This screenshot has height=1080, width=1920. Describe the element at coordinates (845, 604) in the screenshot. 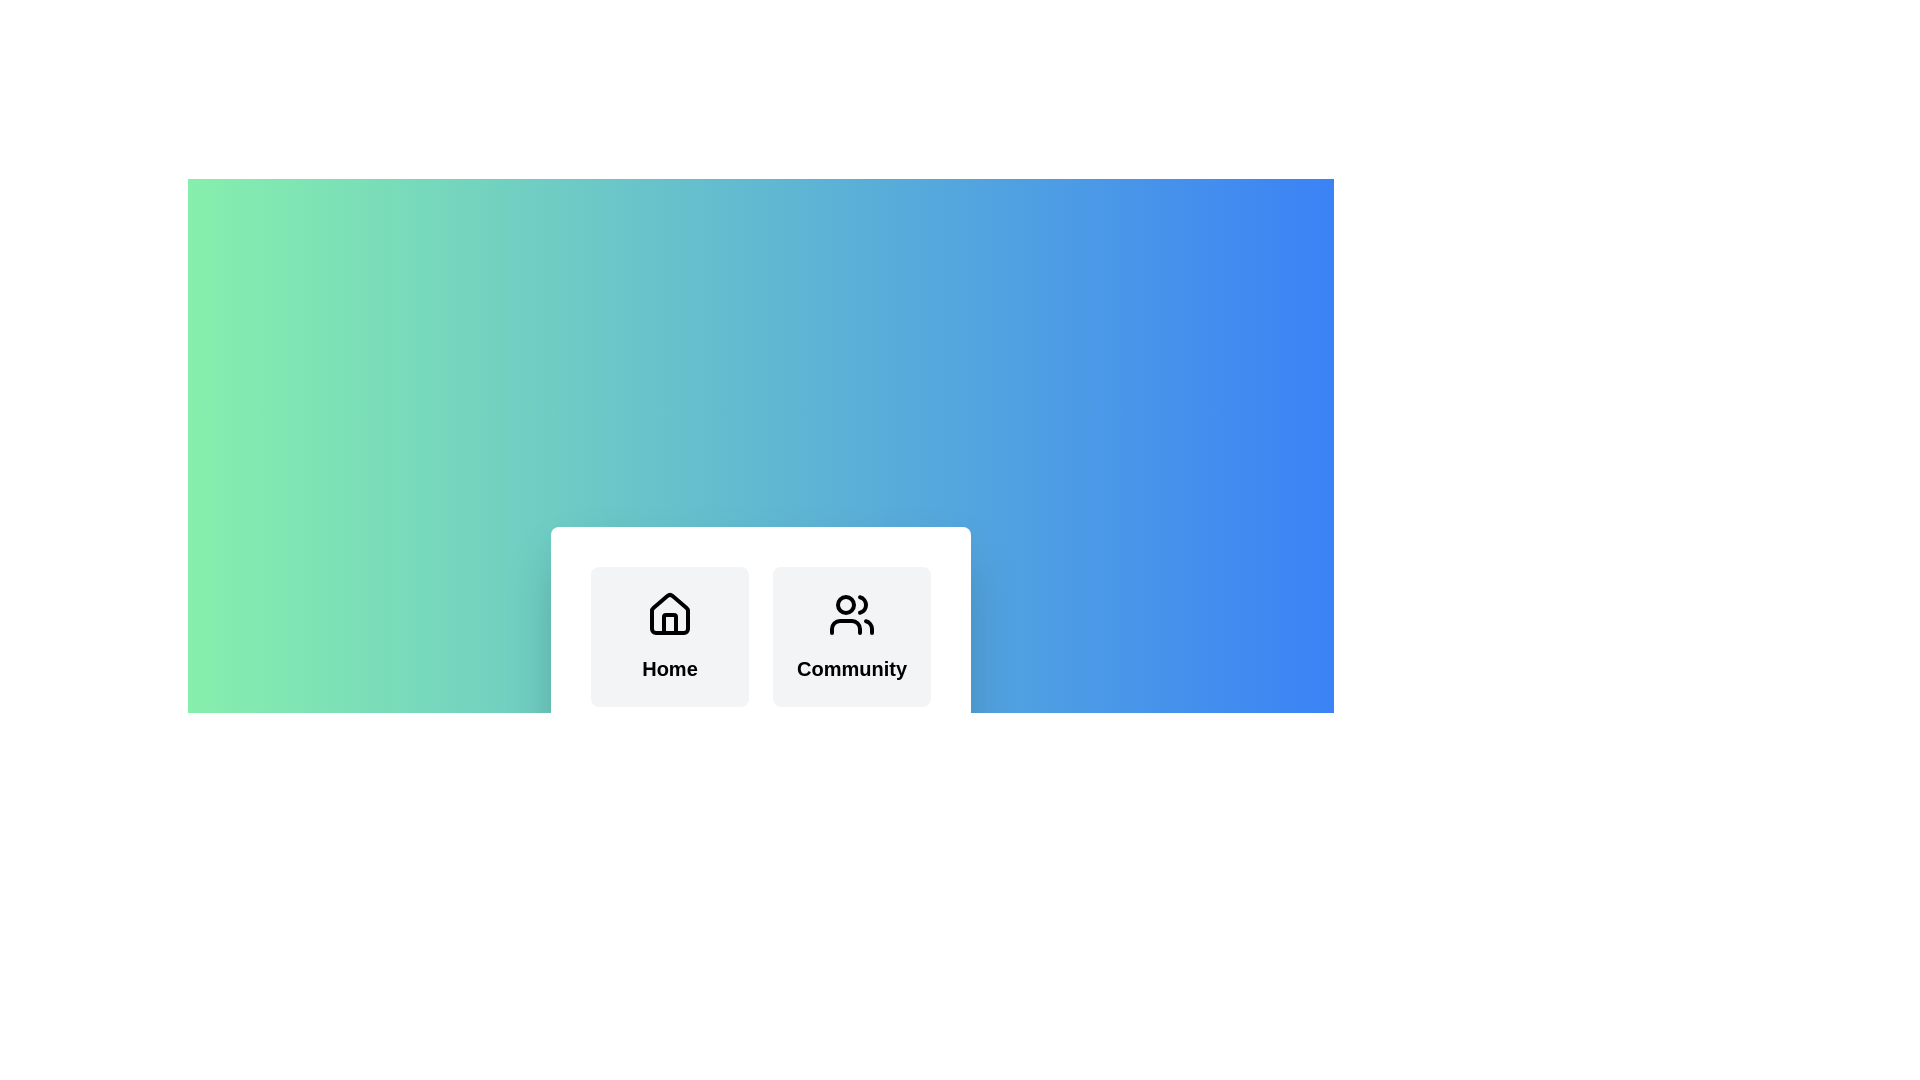

I see `the circular part of the 'Community' icon, located to the right of the 'Home' button in the bottom-center panel` at that location.